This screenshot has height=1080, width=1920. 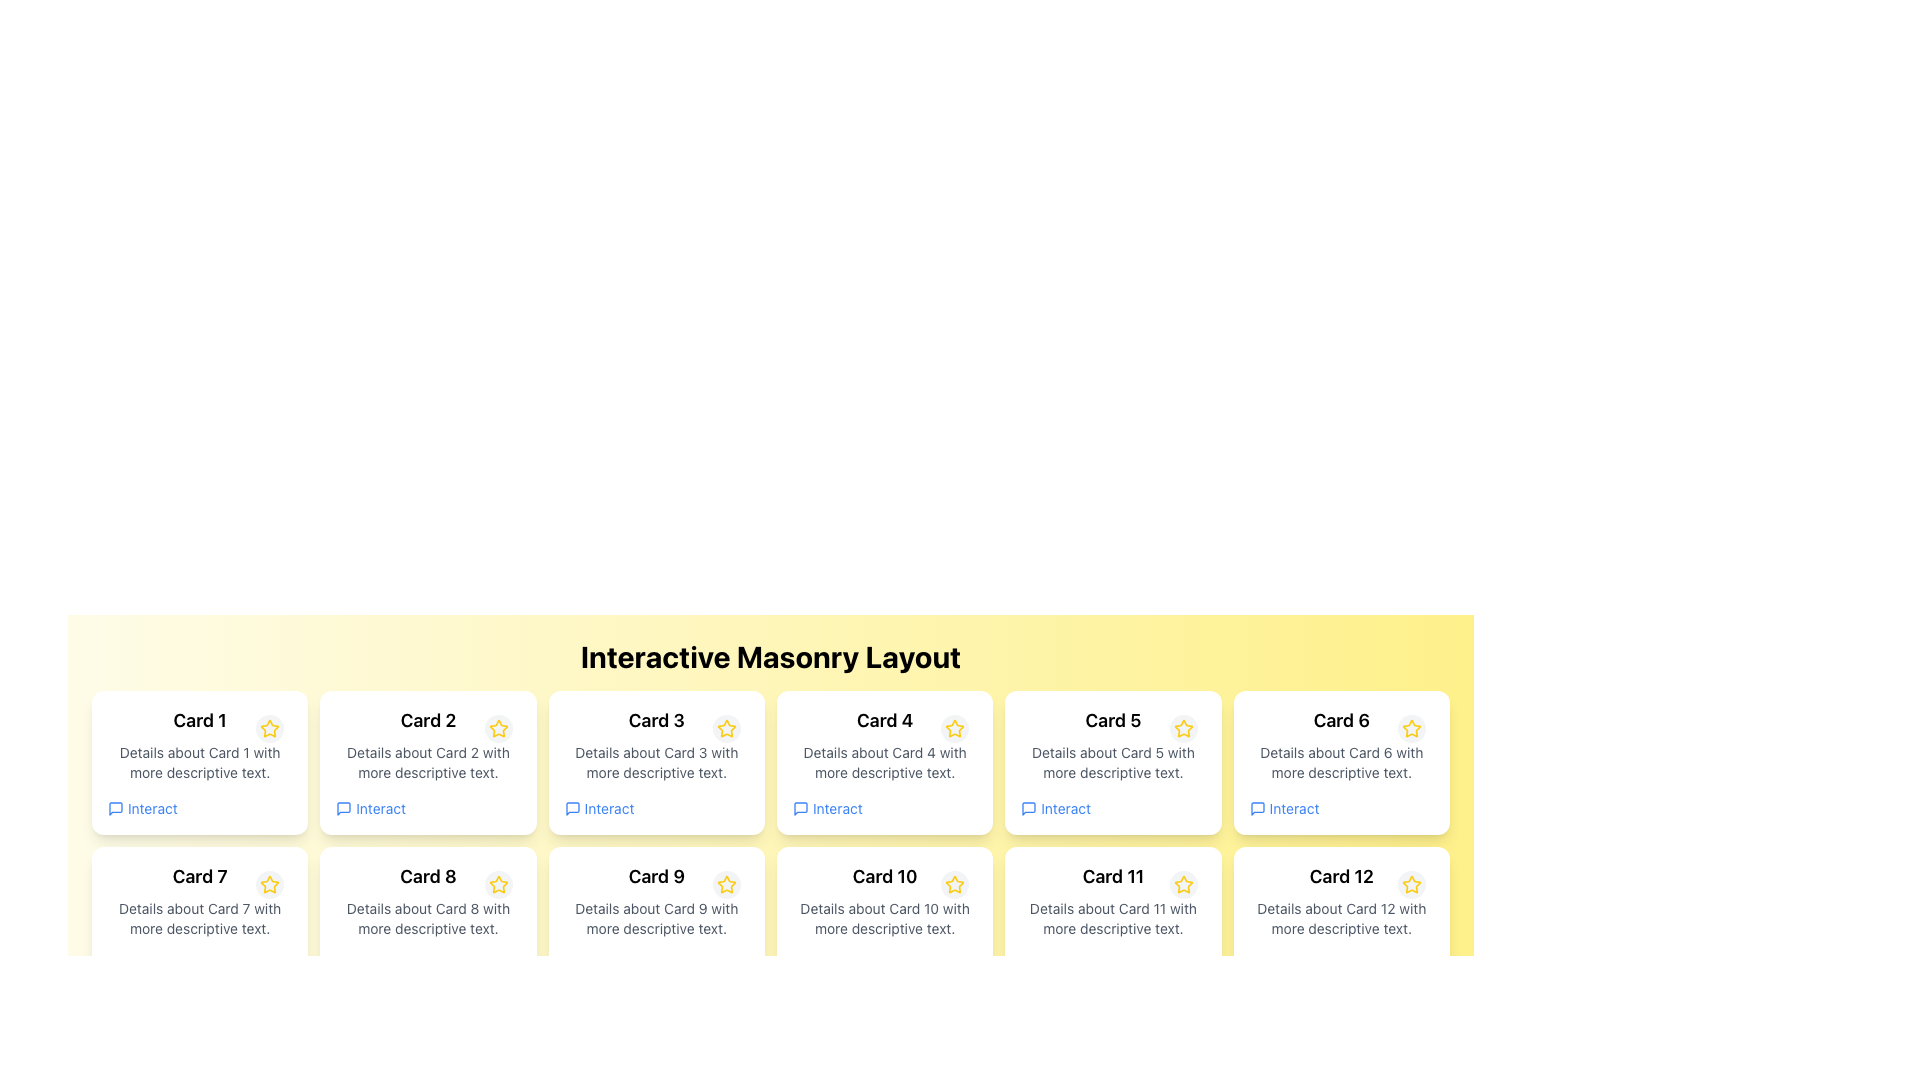 I want to click on the message or speech bubble icon located in the fifth card of the second row to observe its tooltip or effect, so click(x=1029, y=808).